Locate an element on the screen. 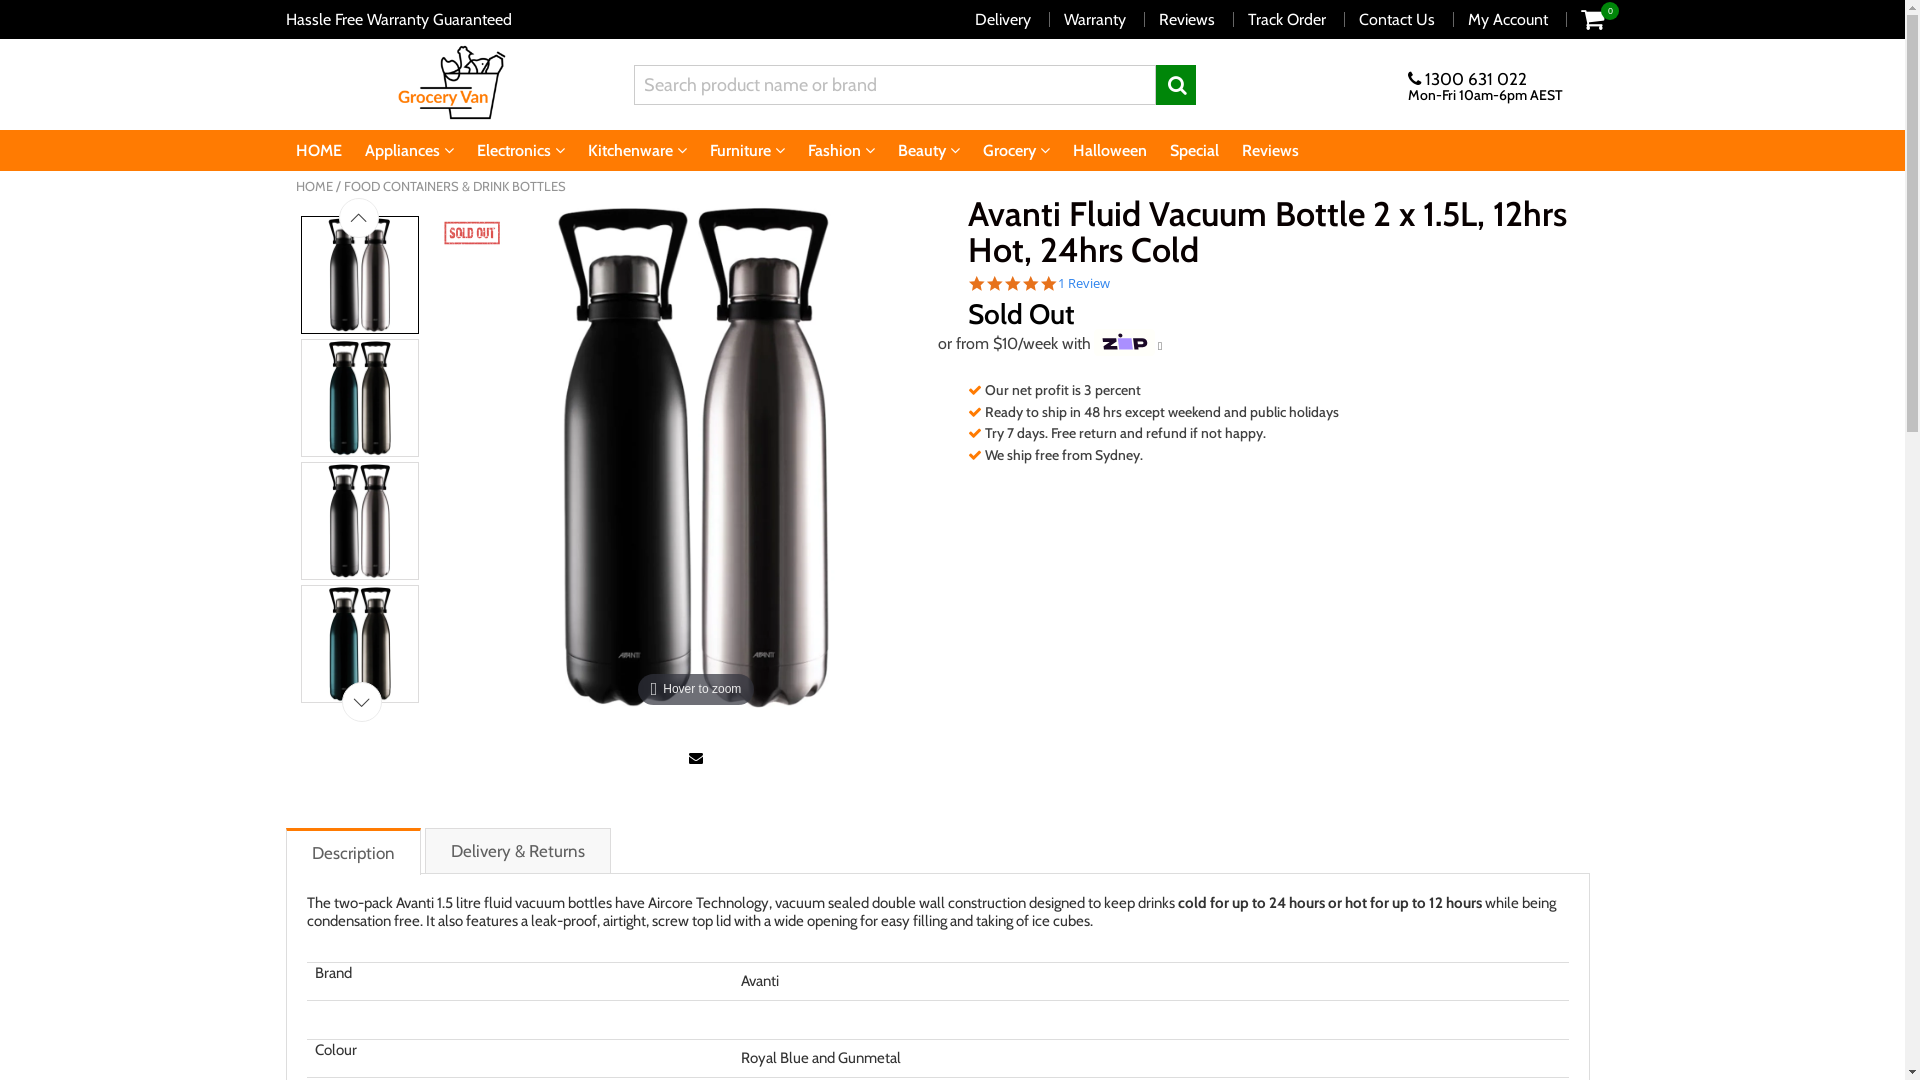 Image resolution: width=1920 pixels, height=1080 pixels. 'Furniture' is located at coordinates (710, 149).